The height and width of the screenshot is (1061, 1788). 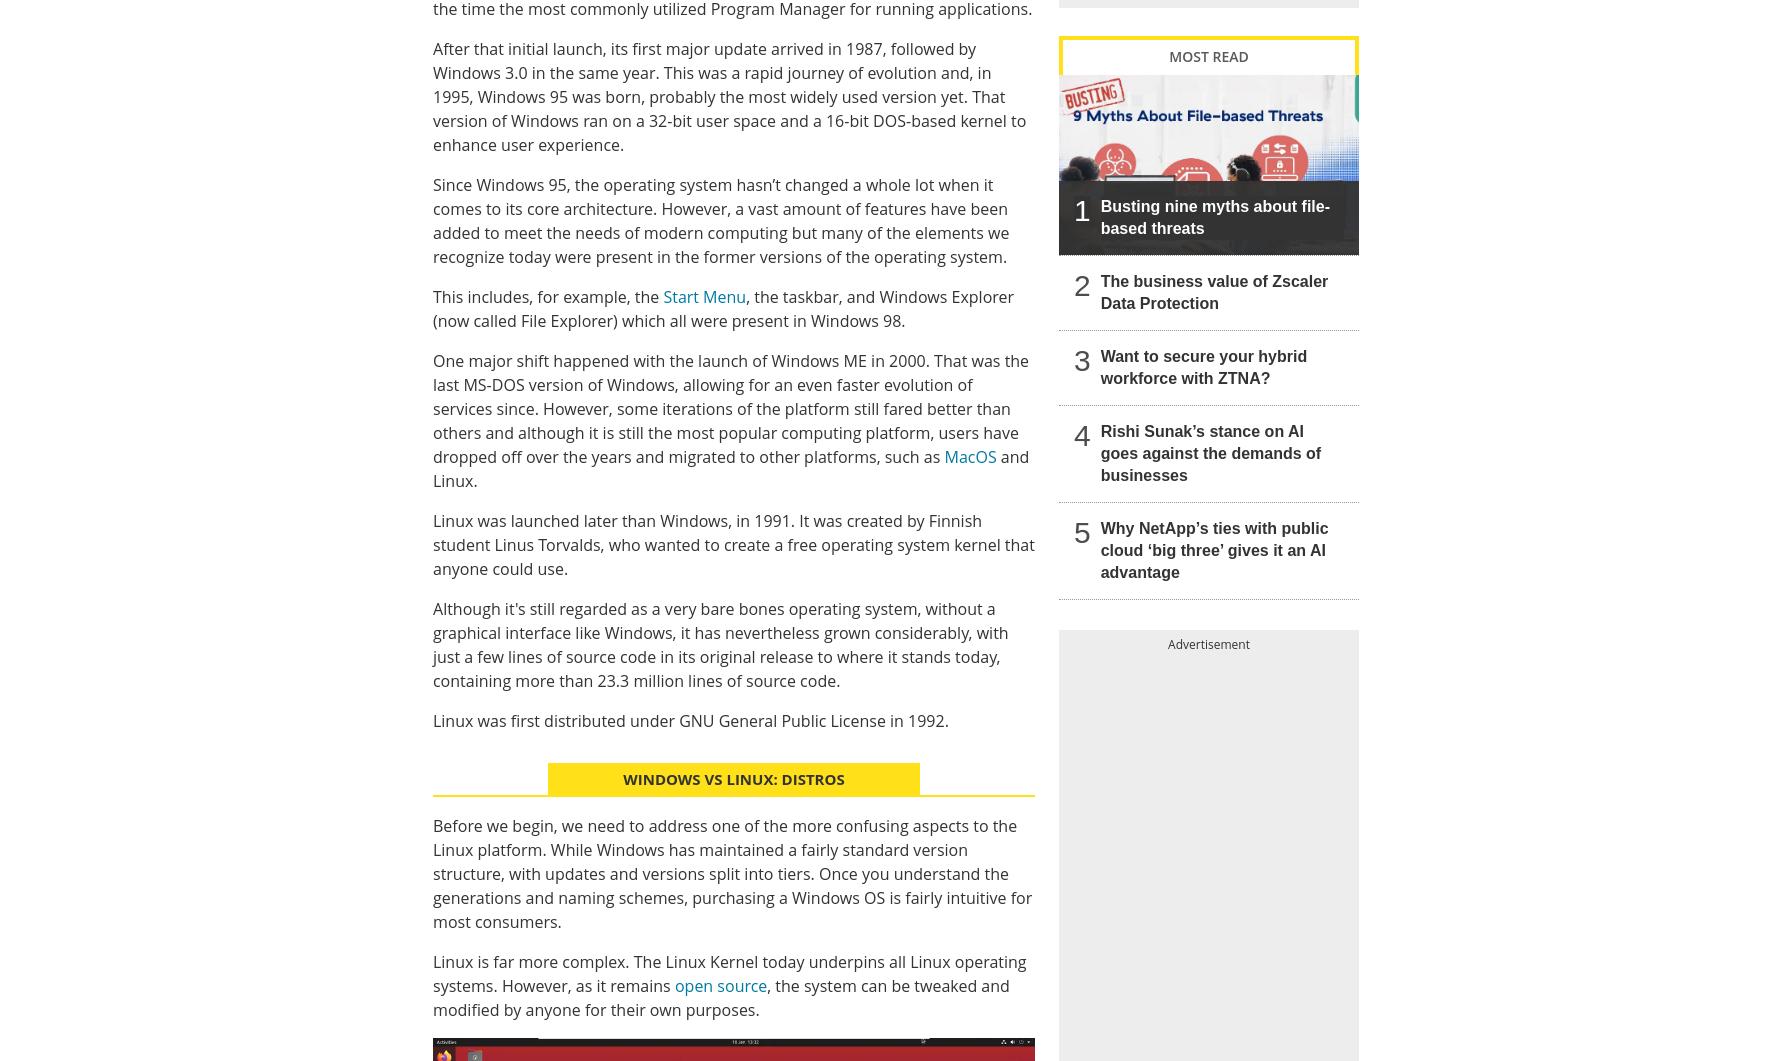 What do you see at coordinates (1213, 290) in the screenshot?
I see `'The business value 
of Zscaler Data Protection'` at bounding box center [1213, 290].